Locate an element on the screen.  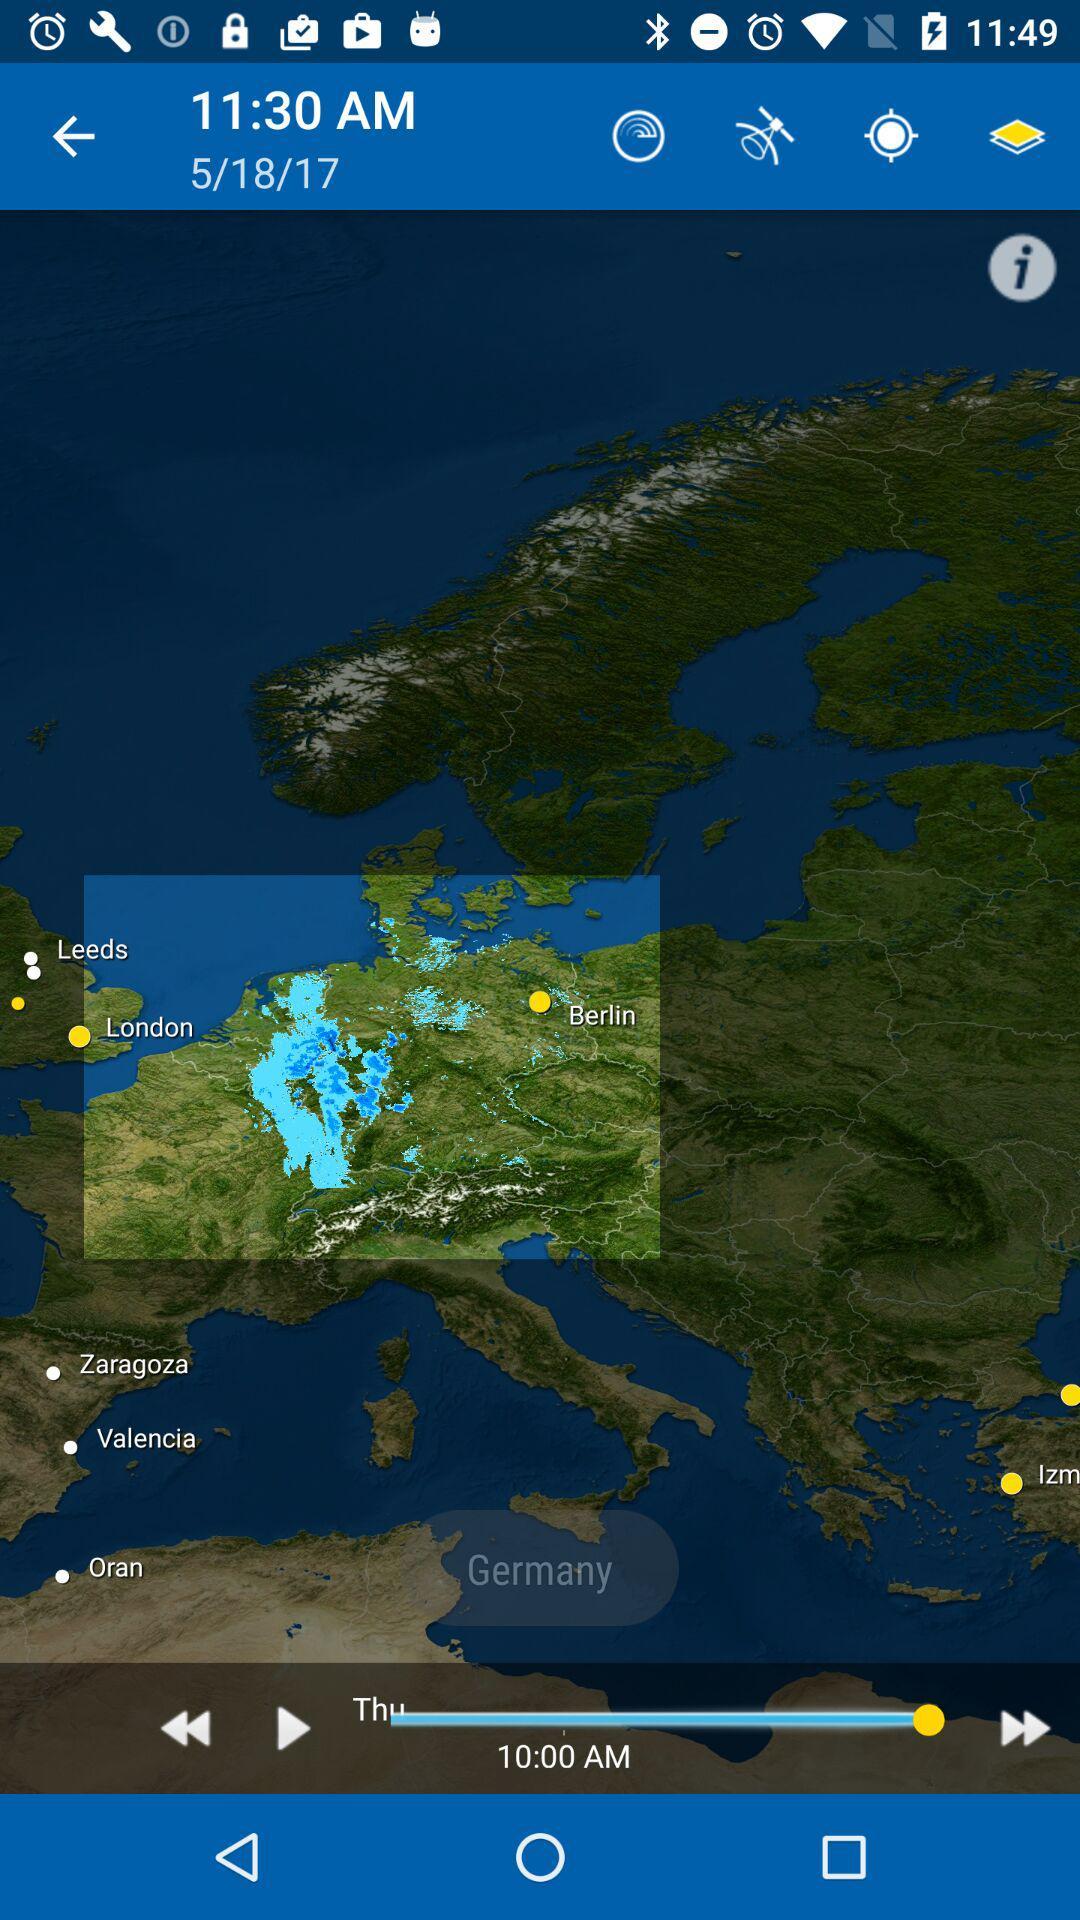
interactive map is located at coordinates (294, 1727).